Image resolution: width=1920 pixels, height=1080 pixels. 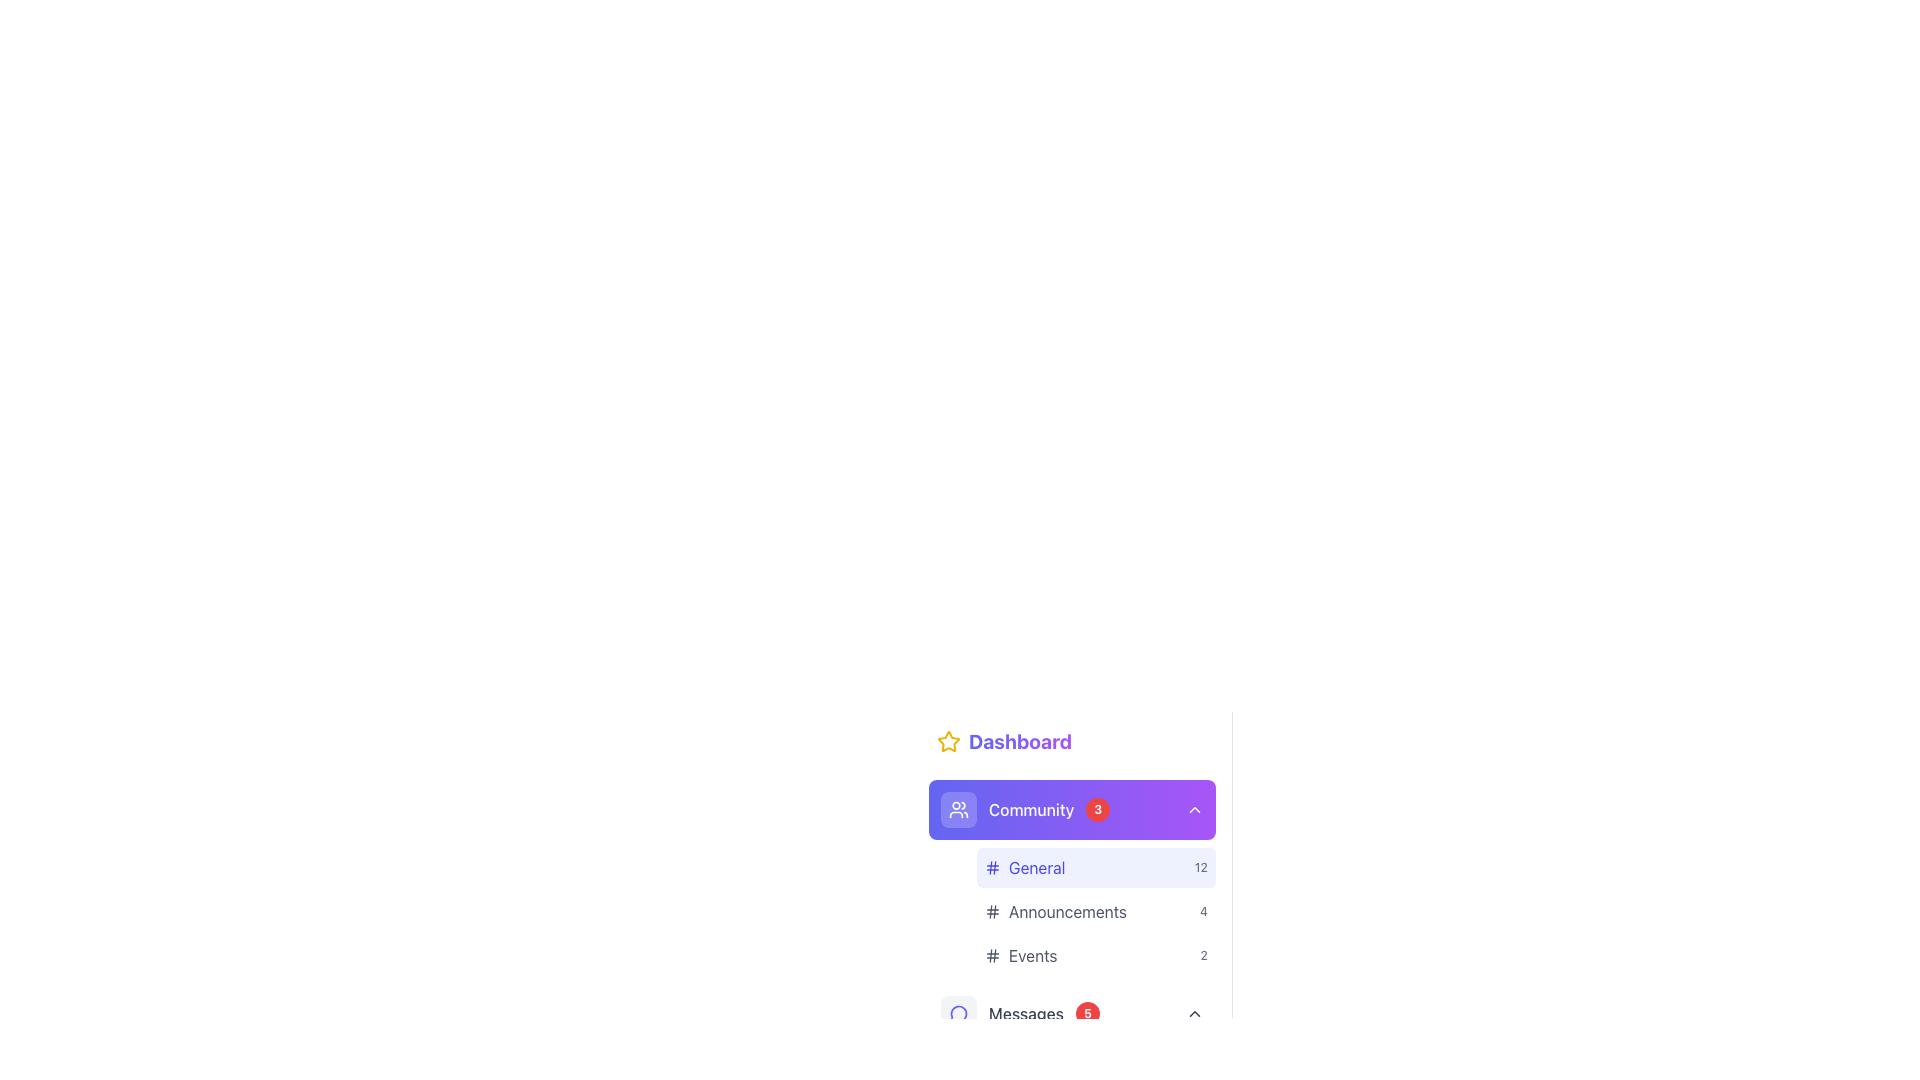 I want to click on the 'Dashboard' label with decorative icon located in the top-left quadrant of the sidebar, so click(x=1004, y=741).